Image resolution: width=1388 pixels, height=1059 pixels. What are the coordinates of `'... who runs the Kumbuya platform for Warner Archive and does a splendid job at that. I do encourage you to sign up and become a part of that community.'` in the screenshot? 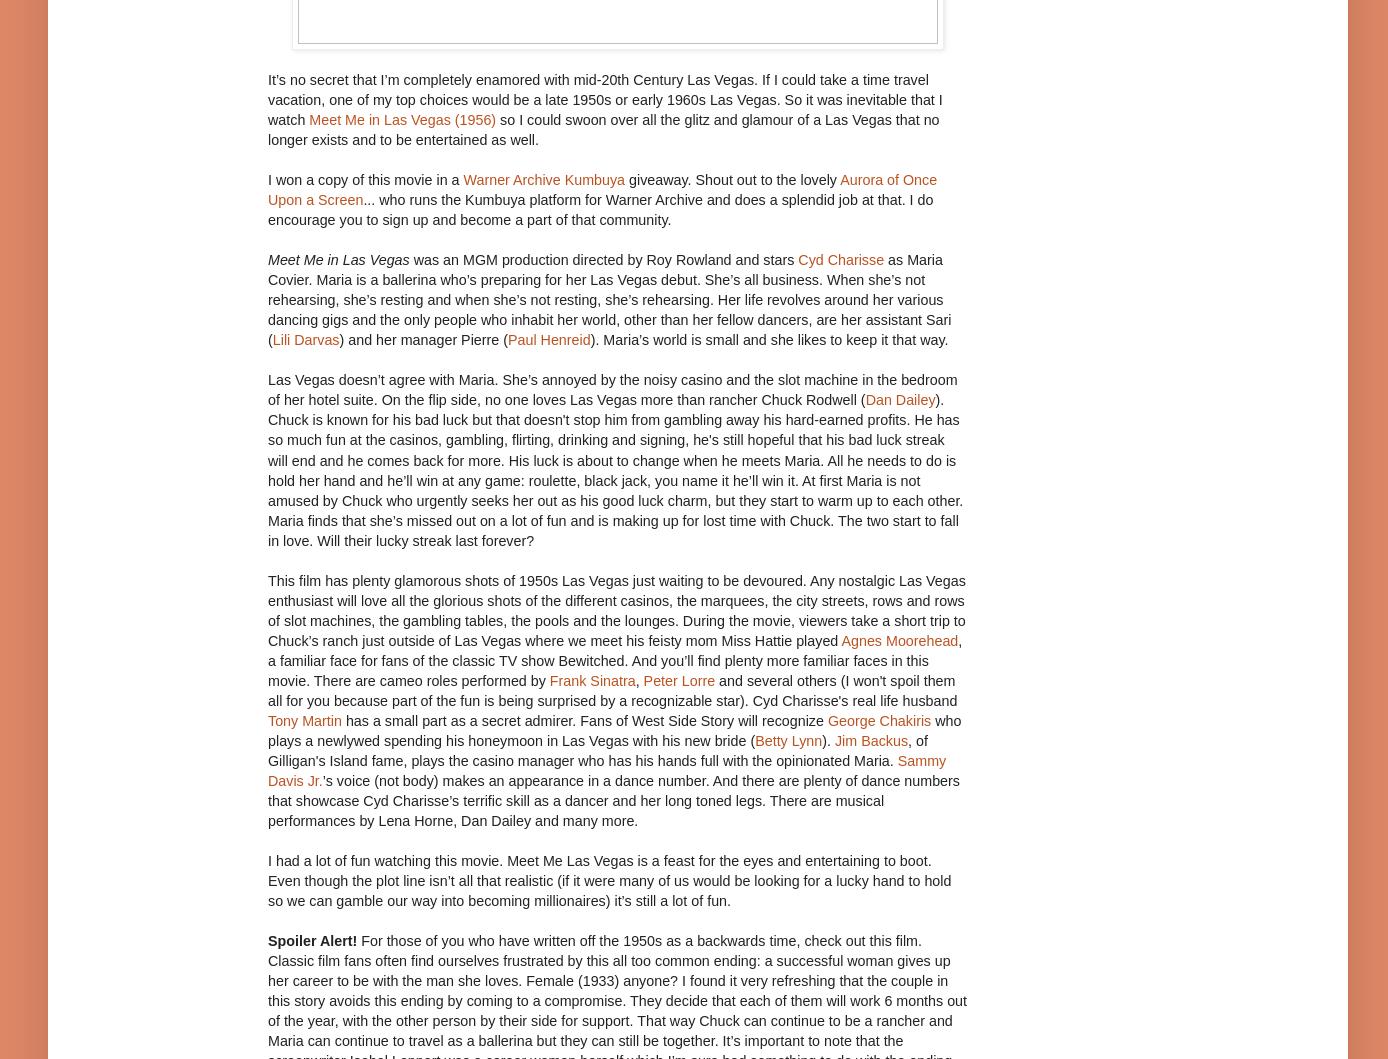 It's located at (600, 208).